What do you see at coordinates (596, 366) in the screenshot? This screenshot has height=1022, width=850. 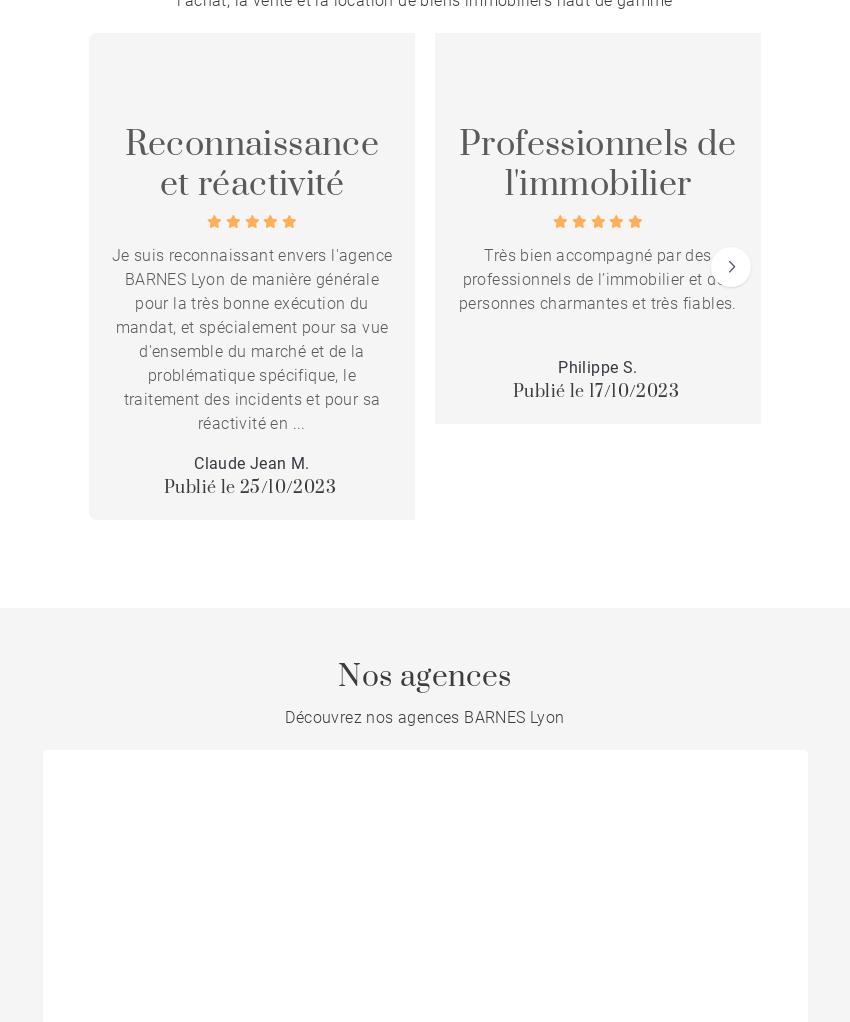 I see `'Philippe S.'` at bounding box center [596, 366].